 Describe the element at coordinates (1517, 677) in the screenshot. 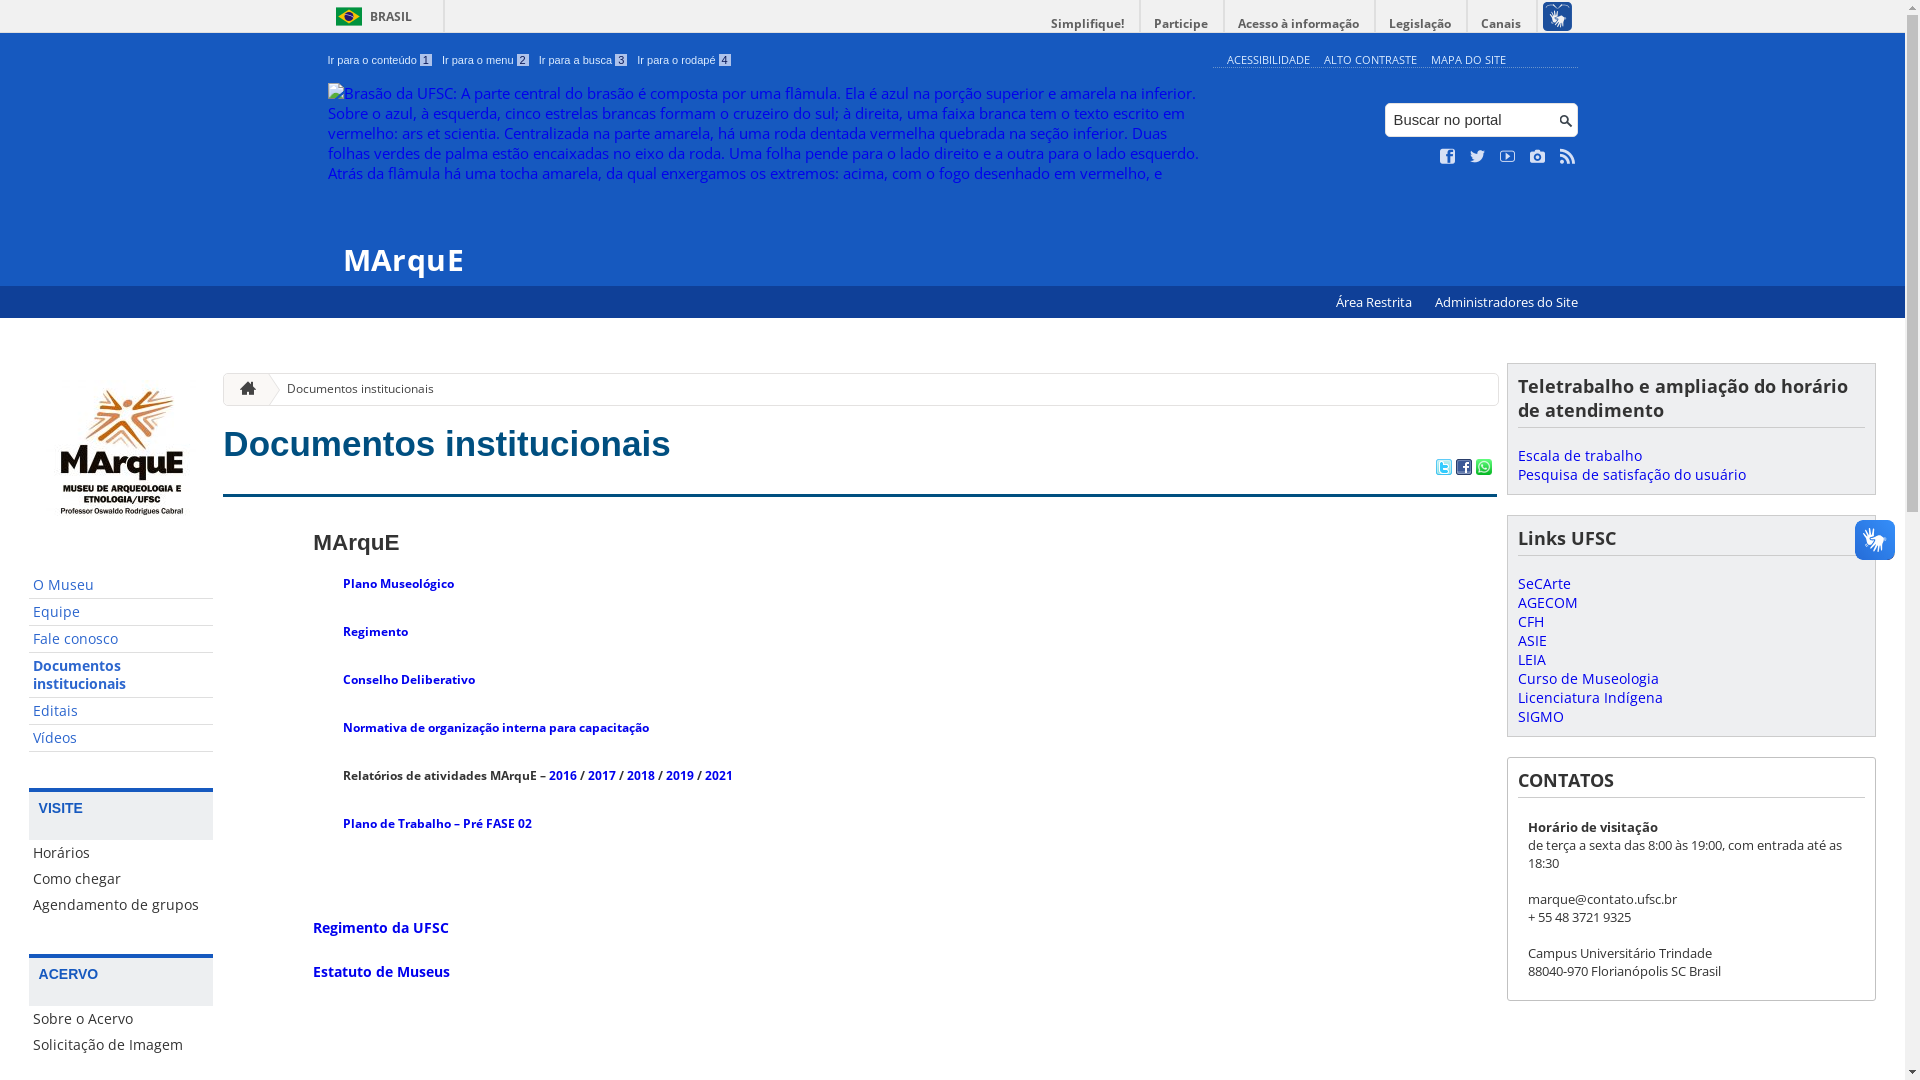

I see `'Curso de Museologia'` at that location.